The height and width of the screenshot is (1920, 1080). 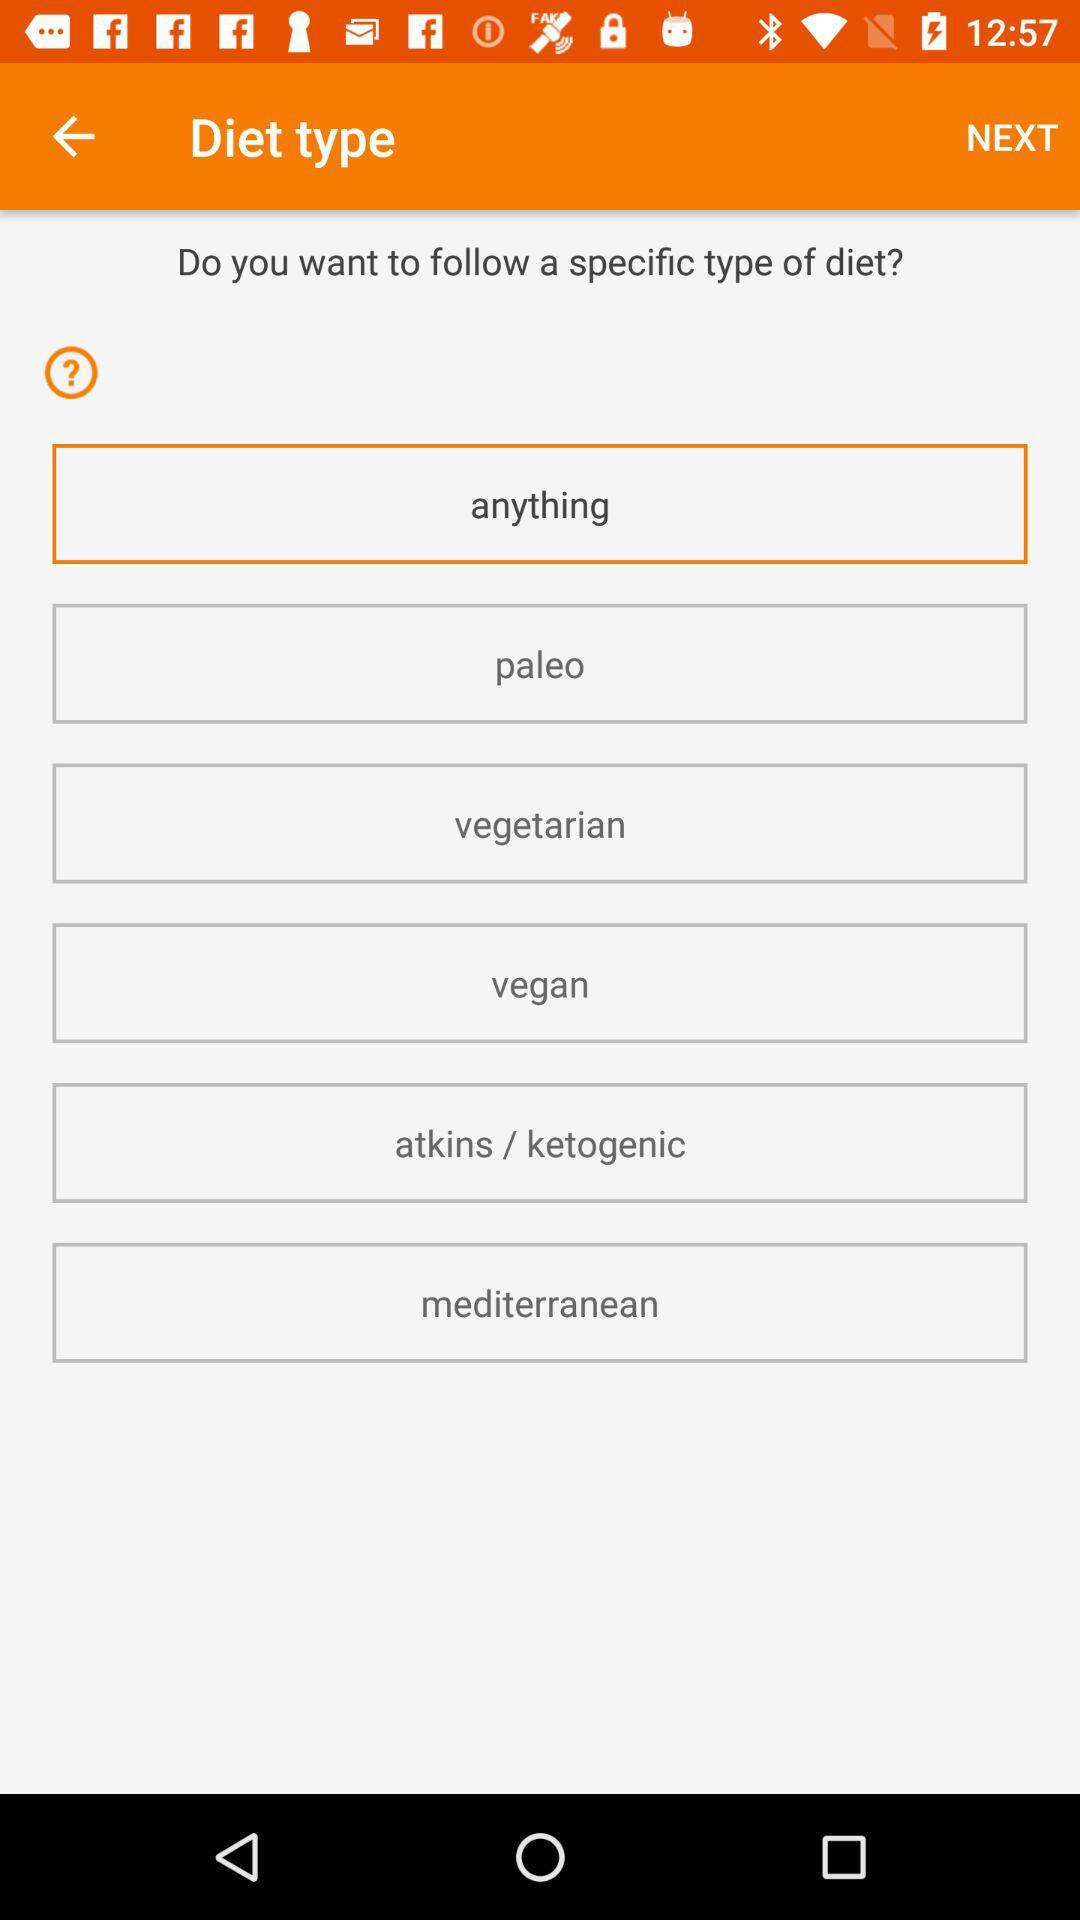 I want to click on icon to the right of diet type, so click(x=1012, y=135).